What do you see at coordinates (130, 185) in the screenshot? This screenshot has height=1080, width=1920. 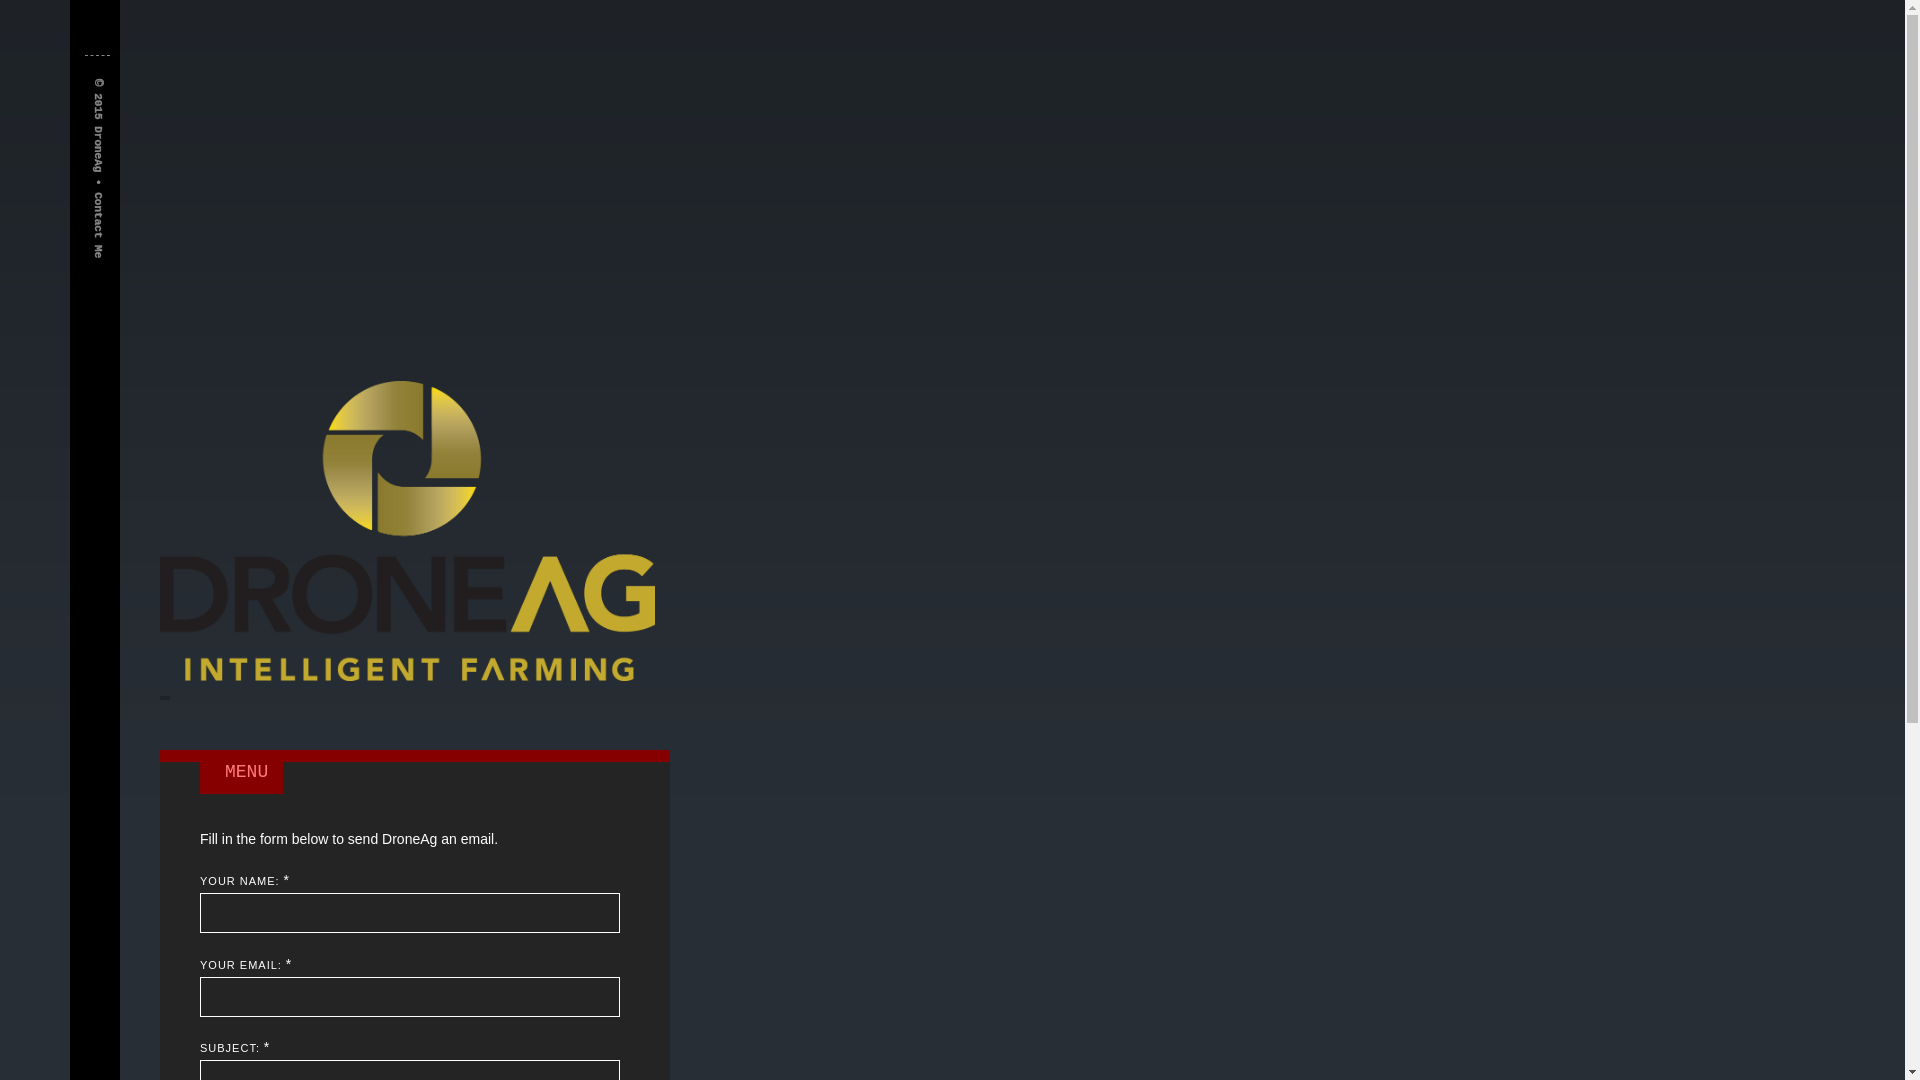 I see `'Contact Me'` at bounding box center [130, 185].